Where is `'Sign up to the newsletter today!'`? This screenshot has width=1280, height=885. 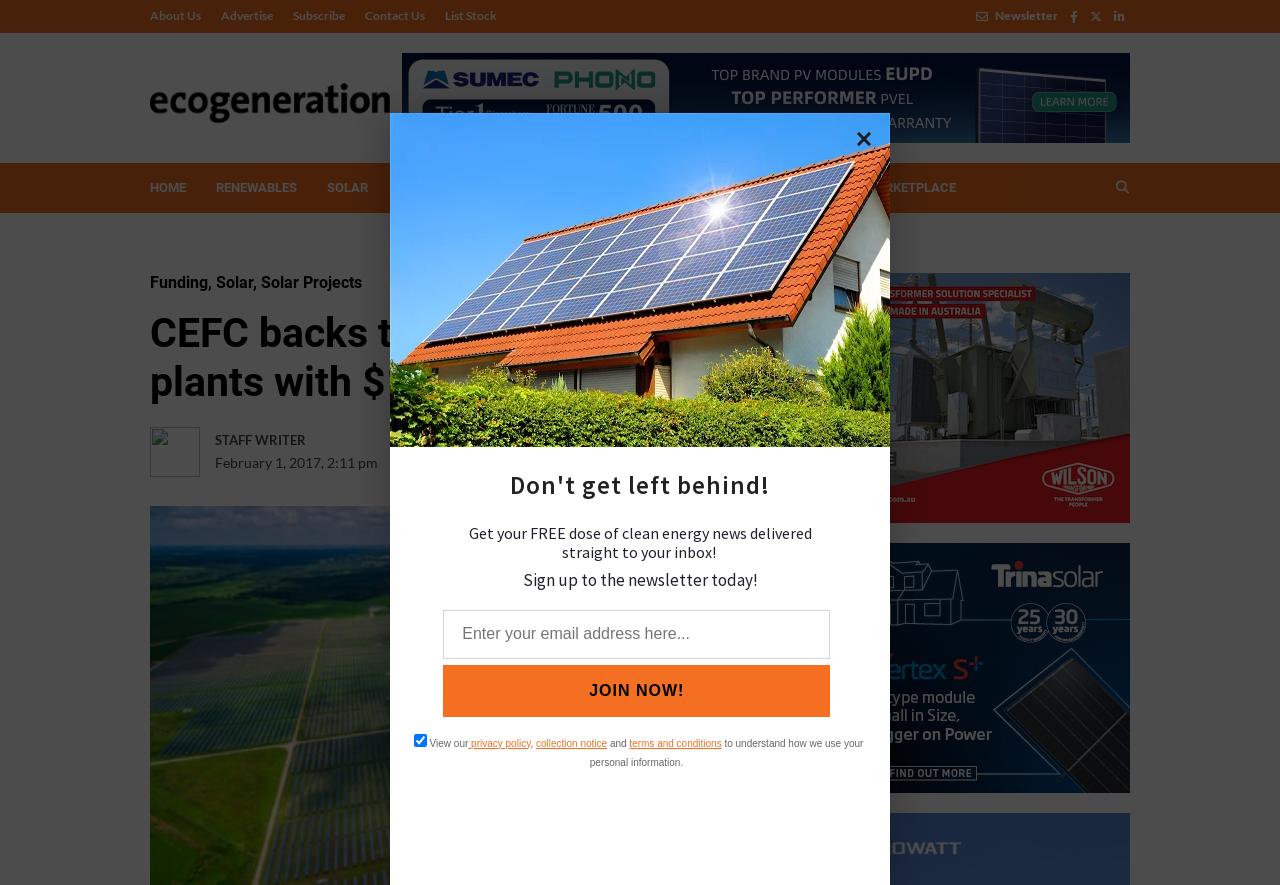
'Sign up to the newsletter today!' is located at coordinates (638, 580).